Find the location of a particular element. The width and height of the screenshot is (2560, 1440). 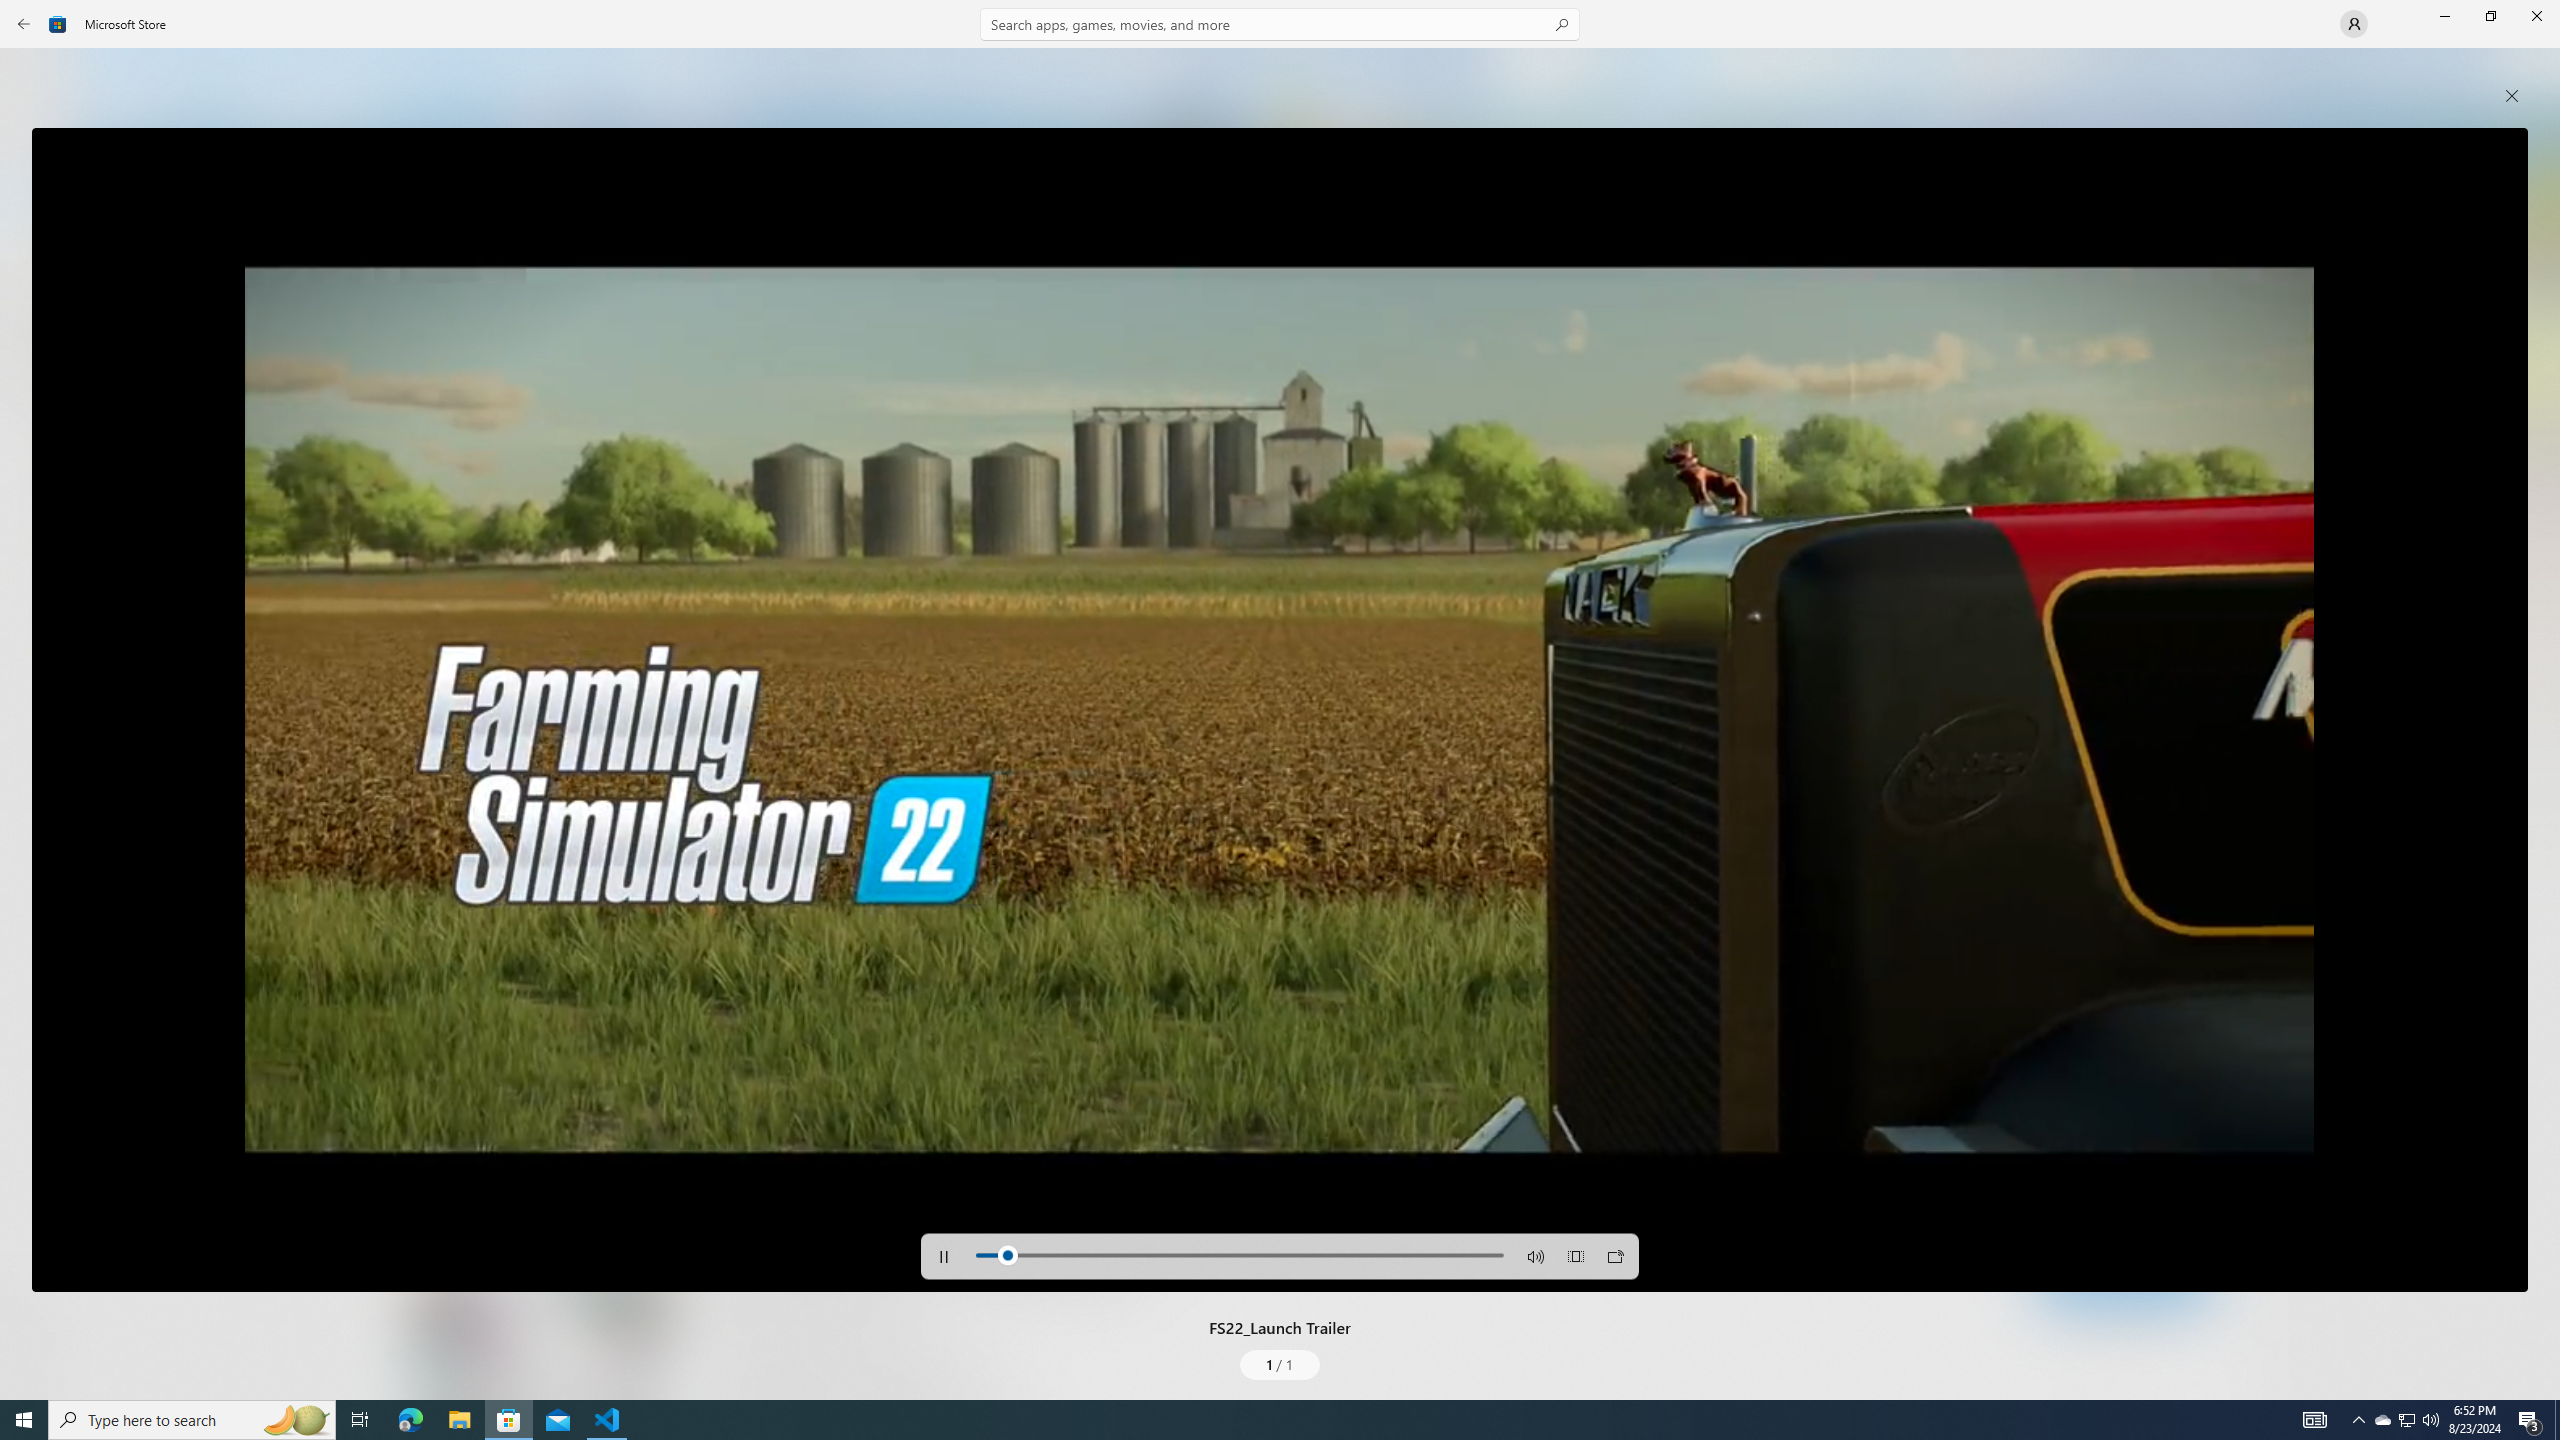

'Close Microsoft Store' is located at coordinates (2535, 15).